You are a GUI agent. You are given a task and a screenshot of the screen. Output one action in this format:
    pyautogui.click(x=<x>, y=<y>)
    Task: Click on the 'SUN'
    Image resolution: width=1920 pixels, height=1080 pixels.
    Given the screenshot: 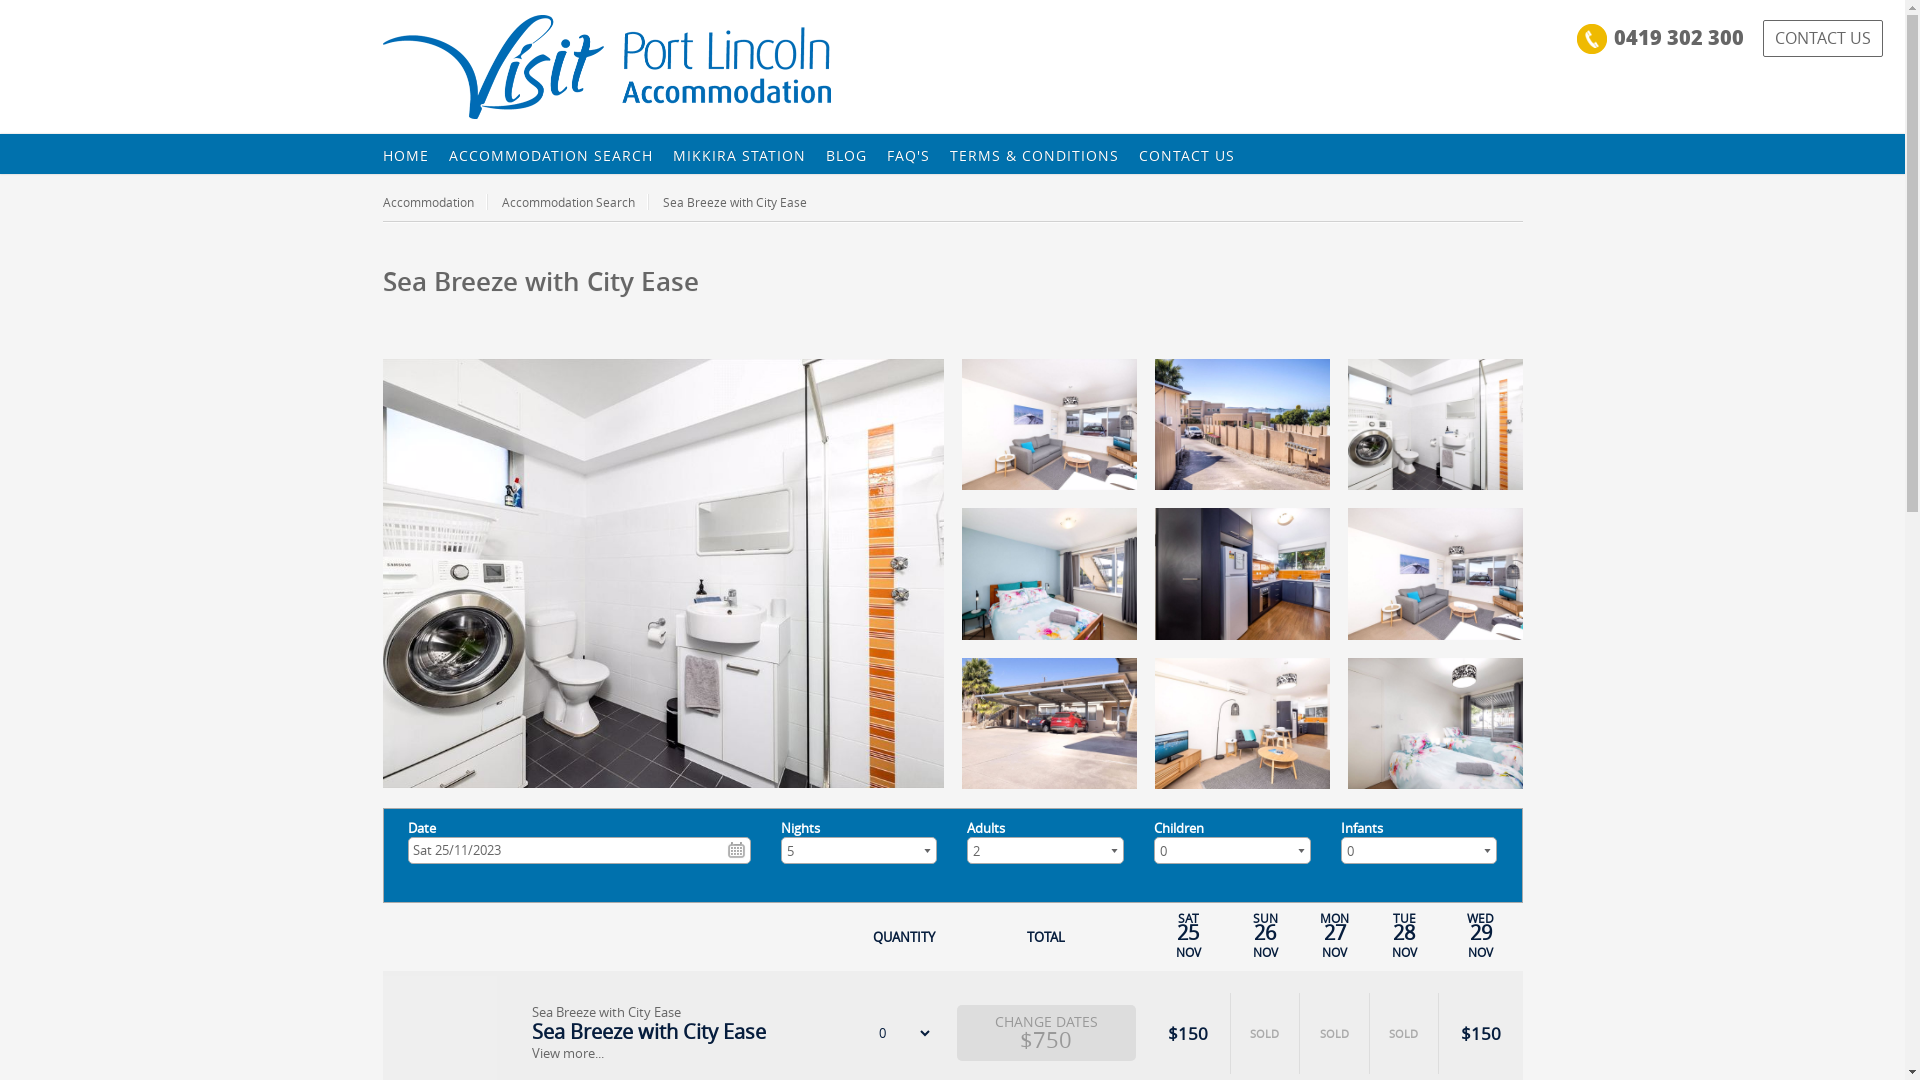 What is the action you would take?
    pyautogui.click(x=1264, y=918)
    